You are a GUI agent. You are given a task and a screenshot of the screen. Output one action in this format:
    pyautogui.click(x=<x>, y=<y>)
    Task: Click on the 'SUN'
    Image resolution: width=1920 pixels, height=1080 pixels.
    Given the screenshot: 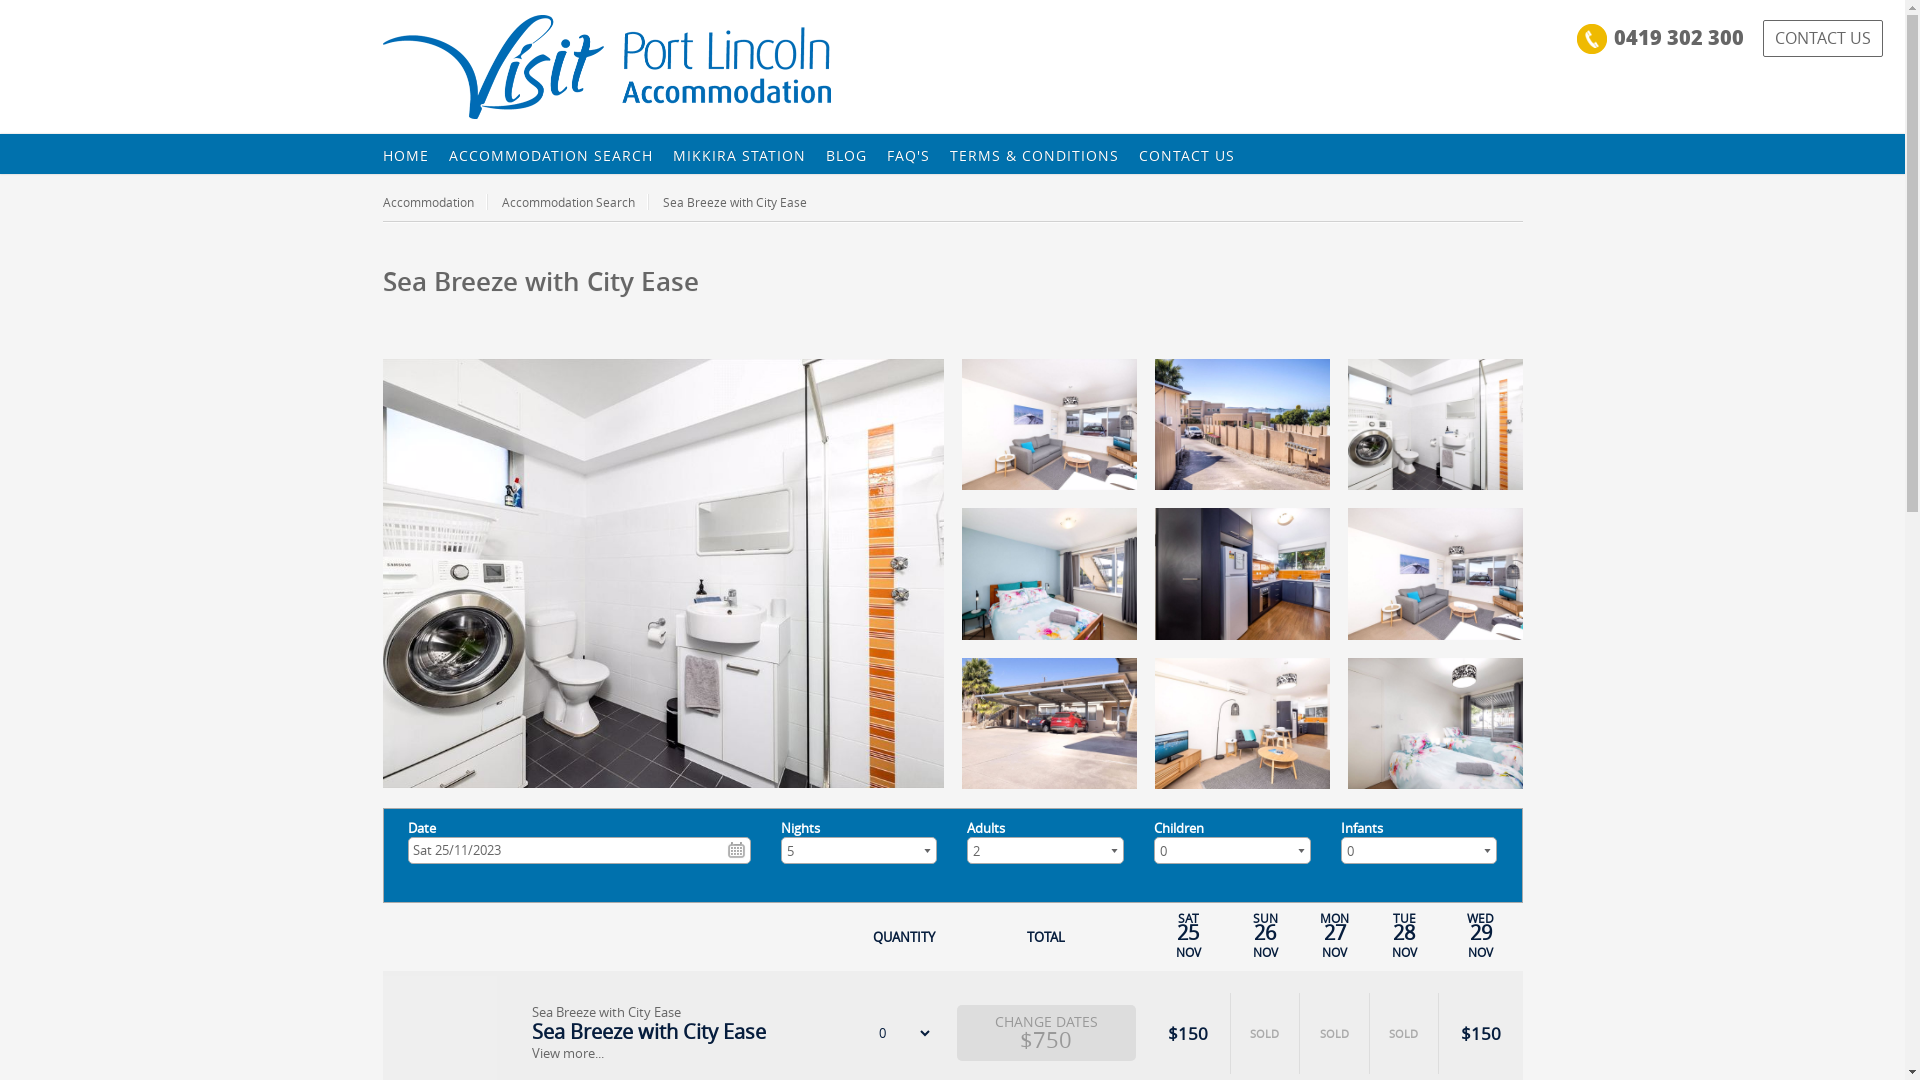 What is the action you would take?
    pyautogui.click(x=1264, y=918)
    